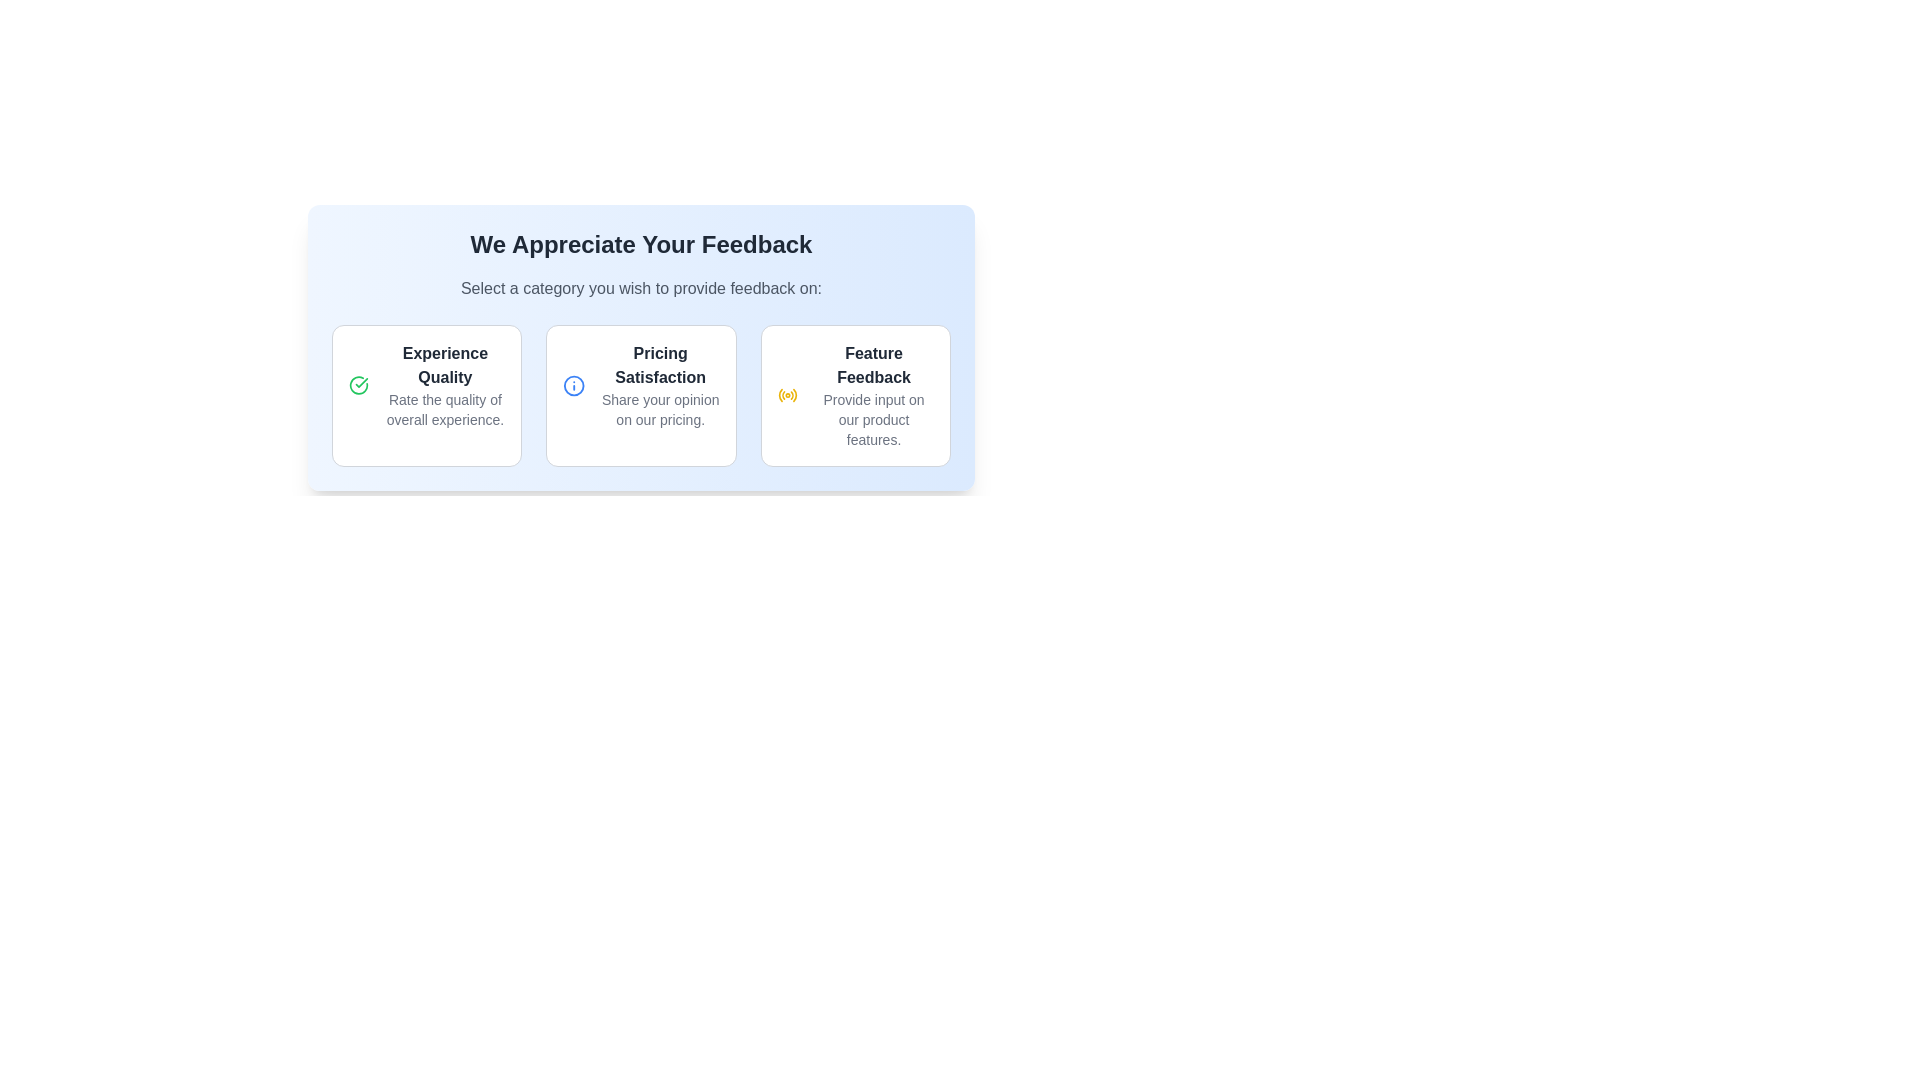  What do you see at coordinates (444, 408) in the screenshot?
I see `the 'Experience Quality' section by targeting the descriptive text label located beneath the title 'Experience Quality' in the leftmost column of the layout` at bounding box center [444, 408].